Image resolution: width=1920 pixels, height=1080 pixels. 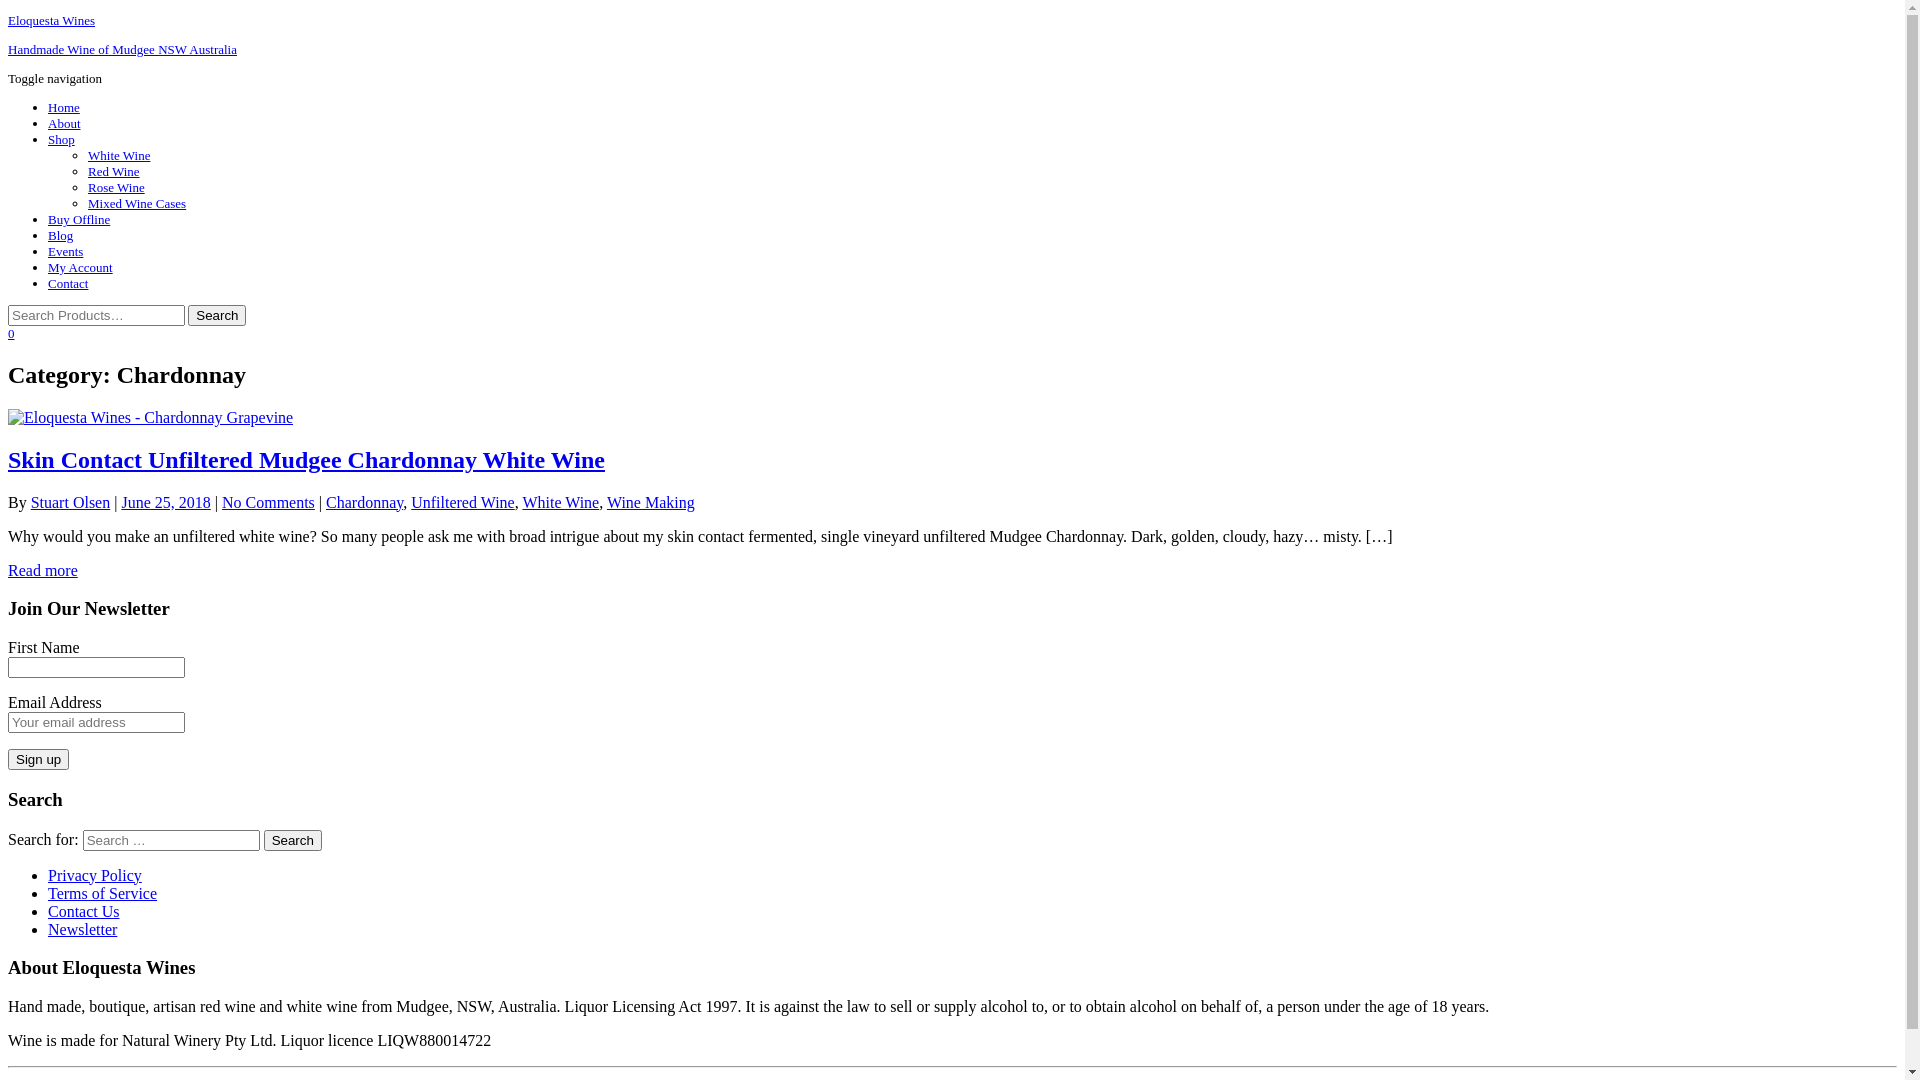 What do you see at coordinates (43, 570) in the screenshot?
I see `'Read more'` at bounding box center [43, 570].